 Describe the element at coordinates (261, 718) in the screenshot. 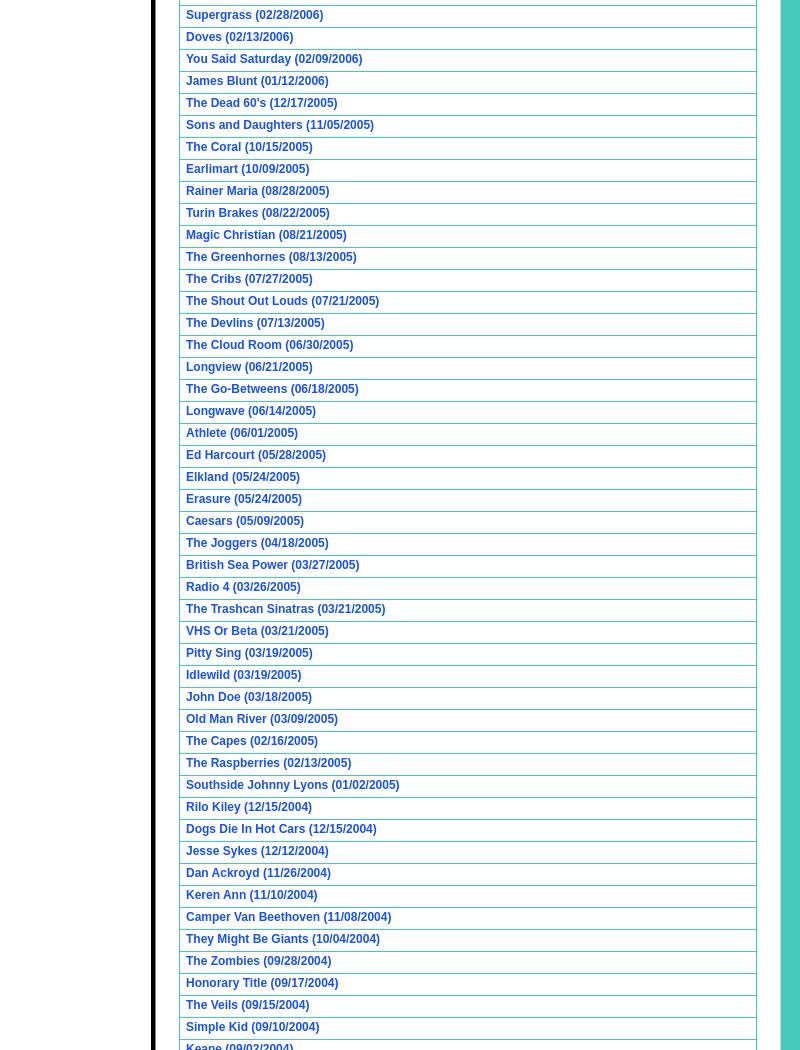

I see `'Old Man River (03/09/2005)'` at that location.